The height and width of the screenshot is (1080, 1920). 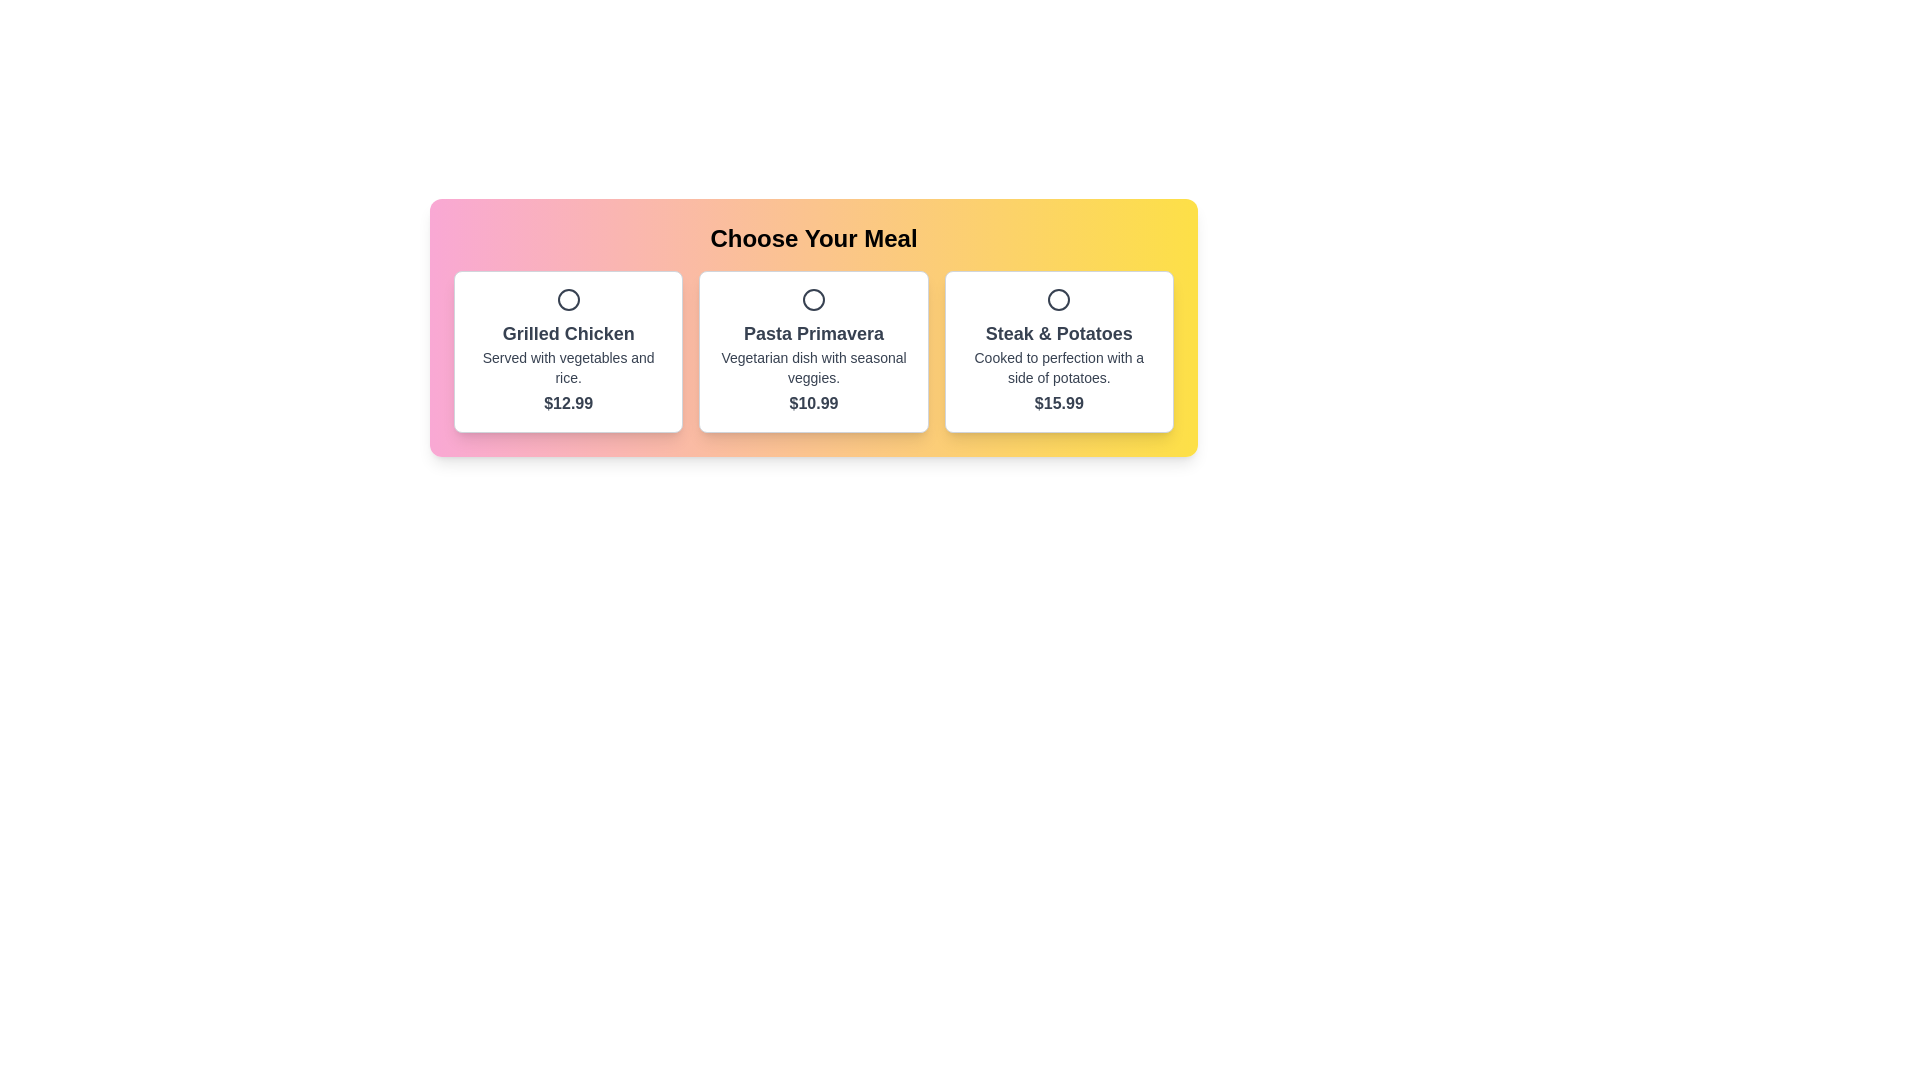 I want to click on the SVG graphical icon (circle) representing the selectable option for 'Pasta Primavera', so click(x=814, y=300).